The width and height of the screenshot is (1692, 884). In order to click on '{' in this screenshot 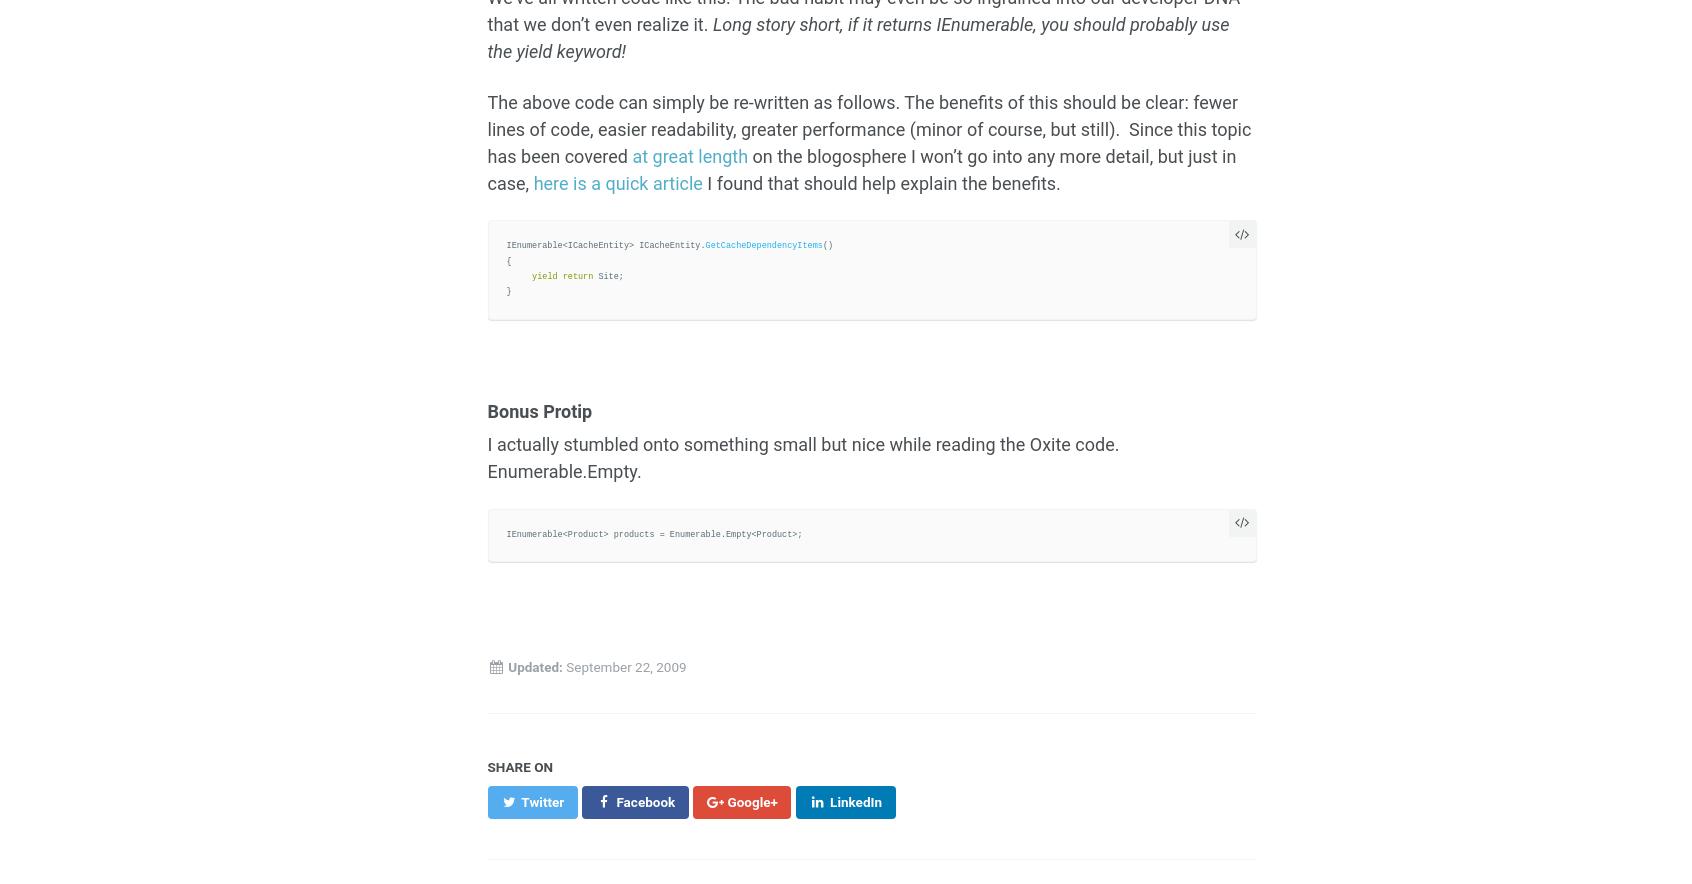, I will do `click(508, 259)`.